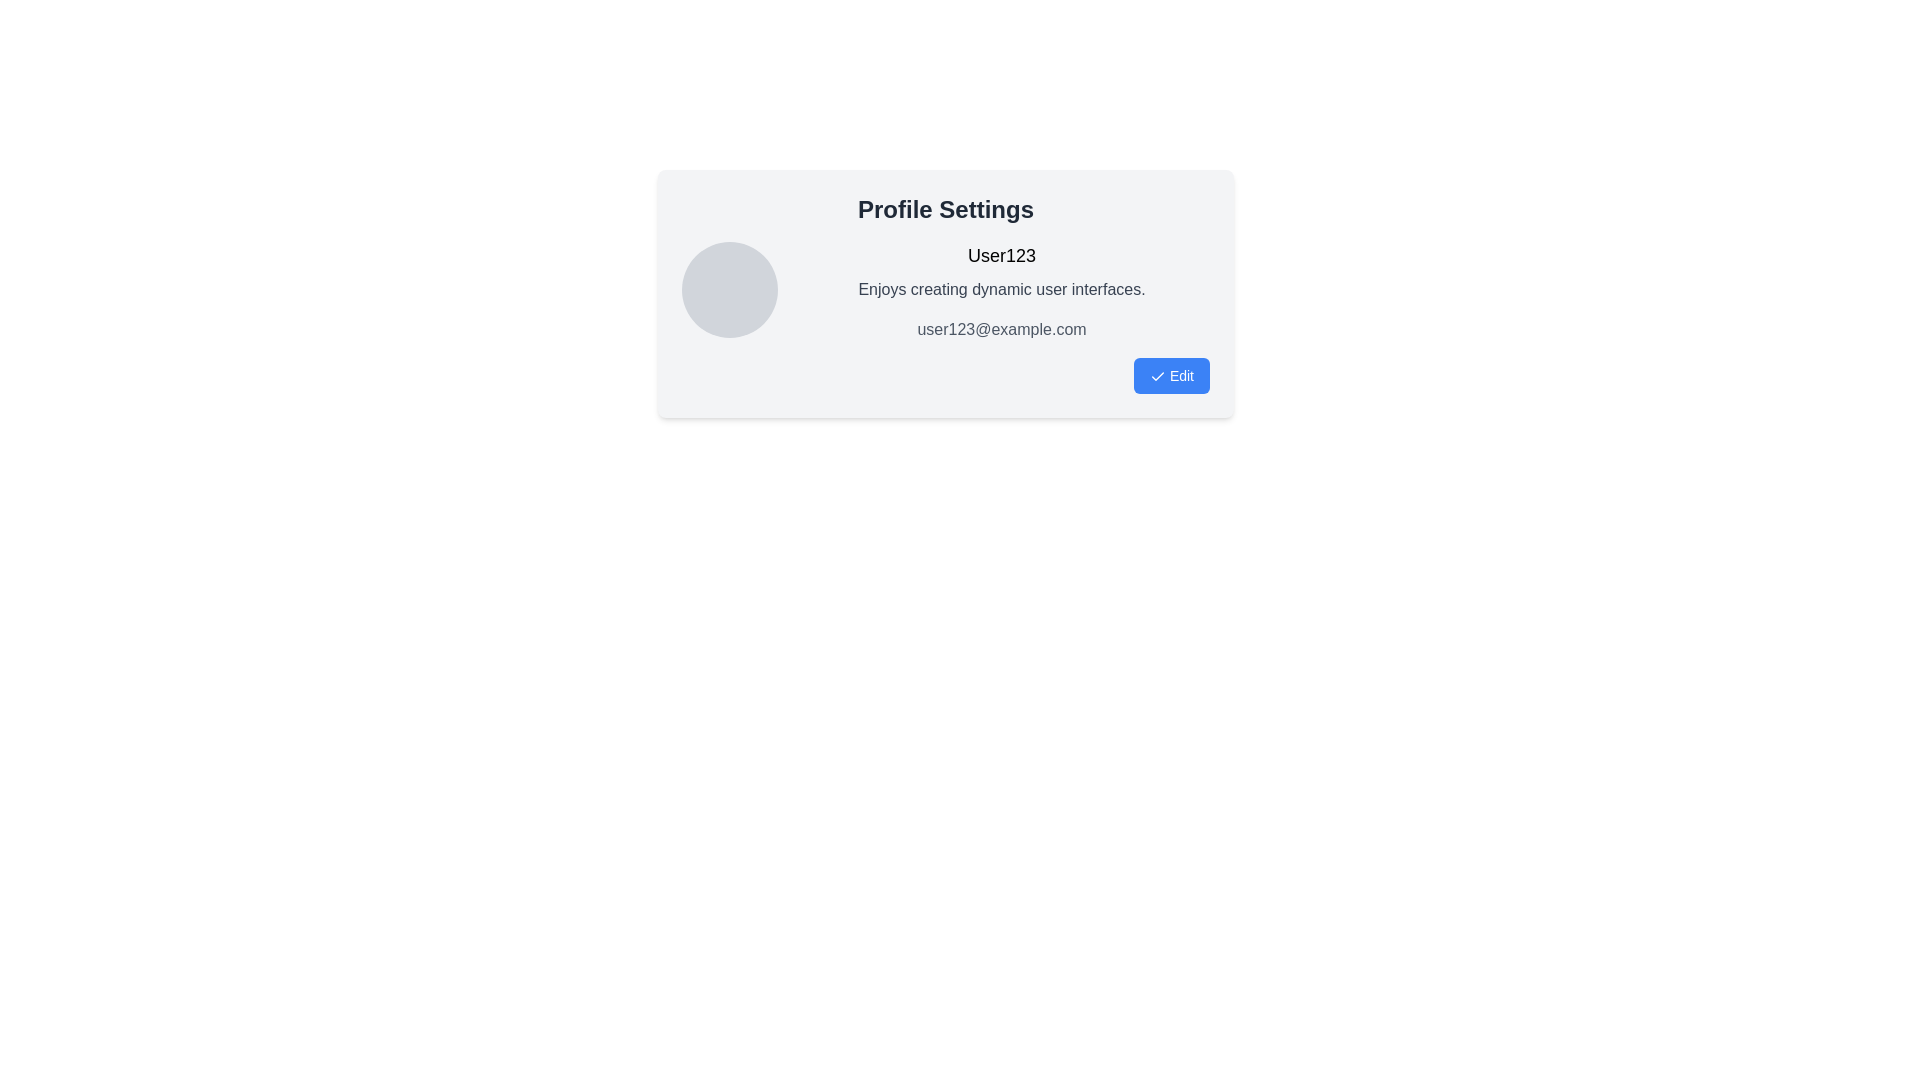 The width and height of the screenshot is (1920, 1080). Describe the element at coordinates (1002, 292) in the screenshot. I see `displayed information from the Text block summarizing the user's profile, which includes their username, description, and contact email, located to the right of the rounded avatar icon` at that location.